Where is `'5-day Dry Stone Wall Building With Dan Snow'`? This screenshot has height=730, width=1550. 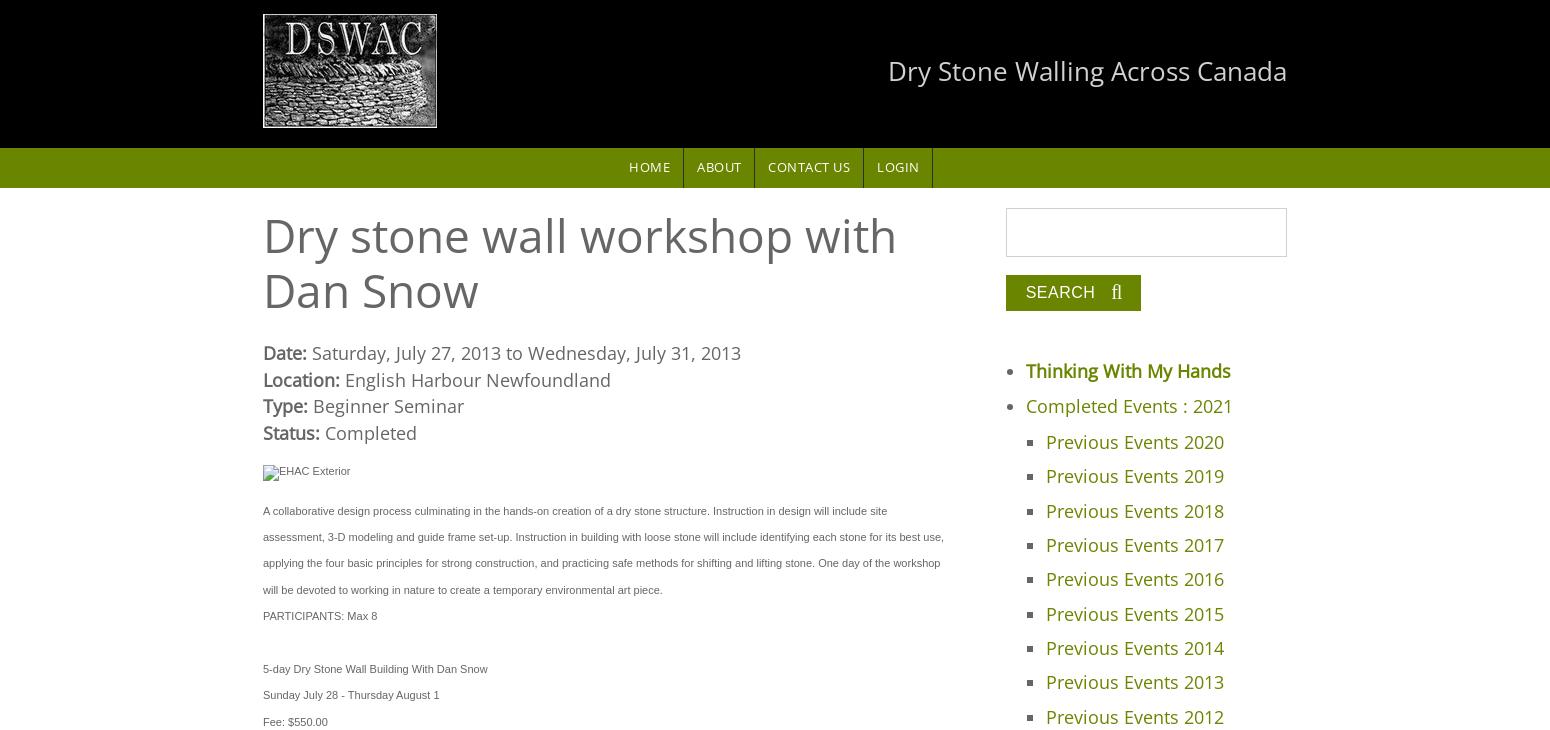
'5-day Dry Stone Wall Building With Dan Snow' is located at coordinates (263, 668).